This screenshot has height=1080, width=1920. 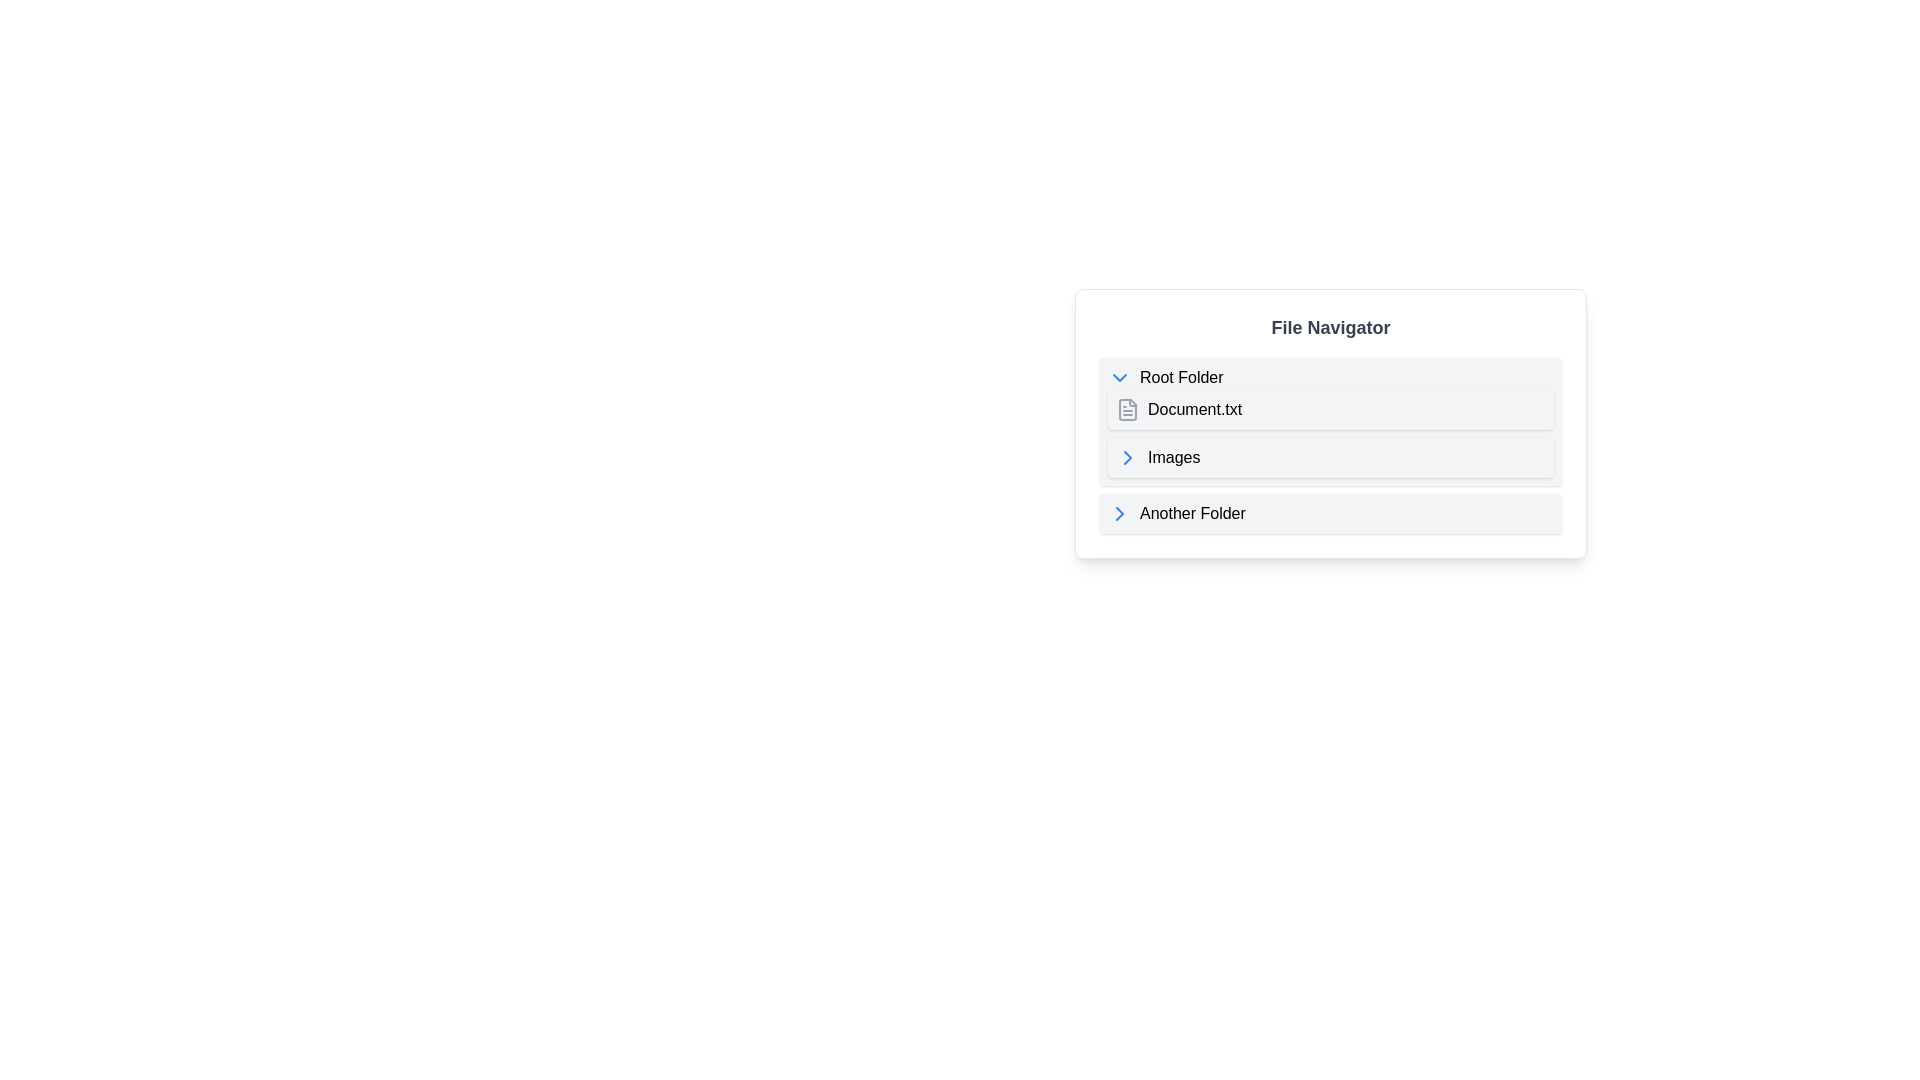 What do you see at coordinates (1330, 458) in the screenshot?
I see `the 'Images' folder entry` at bounding box center [1330, 458].